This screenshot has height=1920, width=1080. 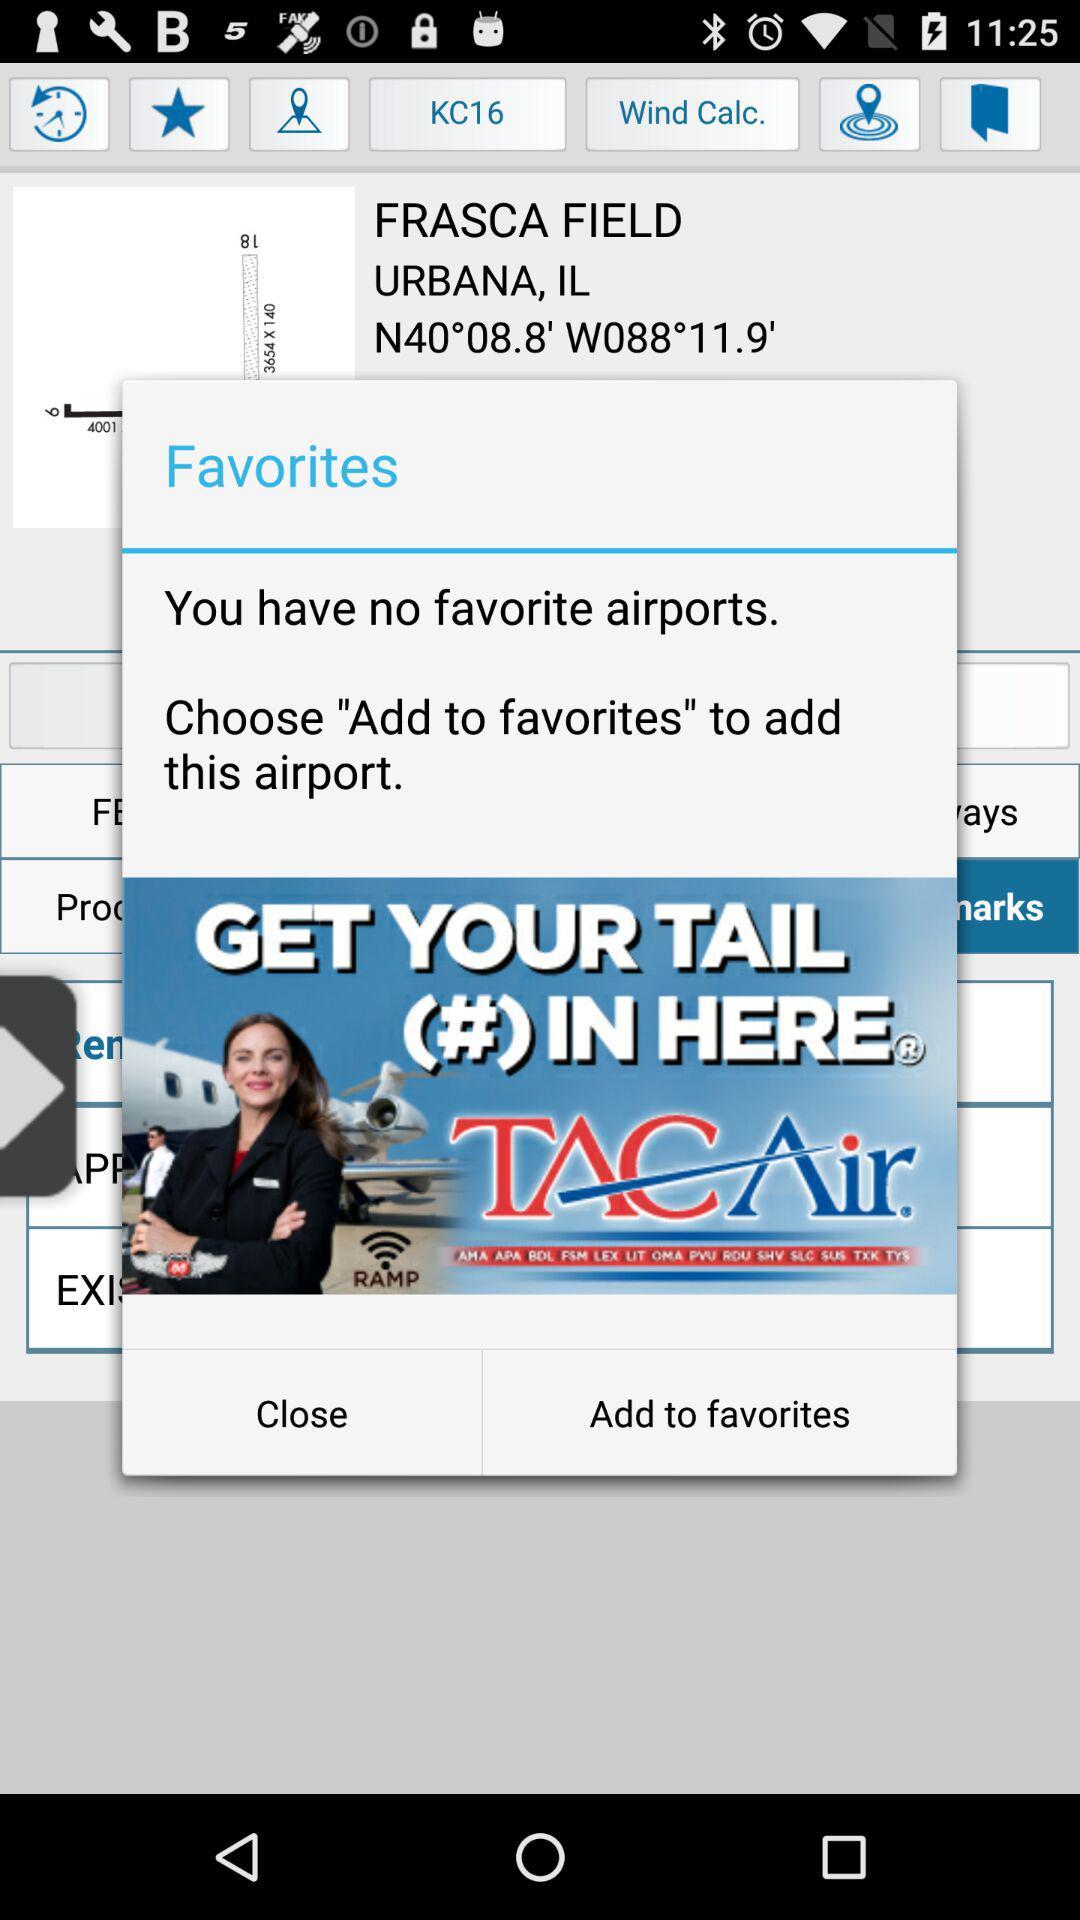 What do you see at coordinates (538, 1084) in the screenshot?
I see `icon above the close` at bounding box center [538, 1084].